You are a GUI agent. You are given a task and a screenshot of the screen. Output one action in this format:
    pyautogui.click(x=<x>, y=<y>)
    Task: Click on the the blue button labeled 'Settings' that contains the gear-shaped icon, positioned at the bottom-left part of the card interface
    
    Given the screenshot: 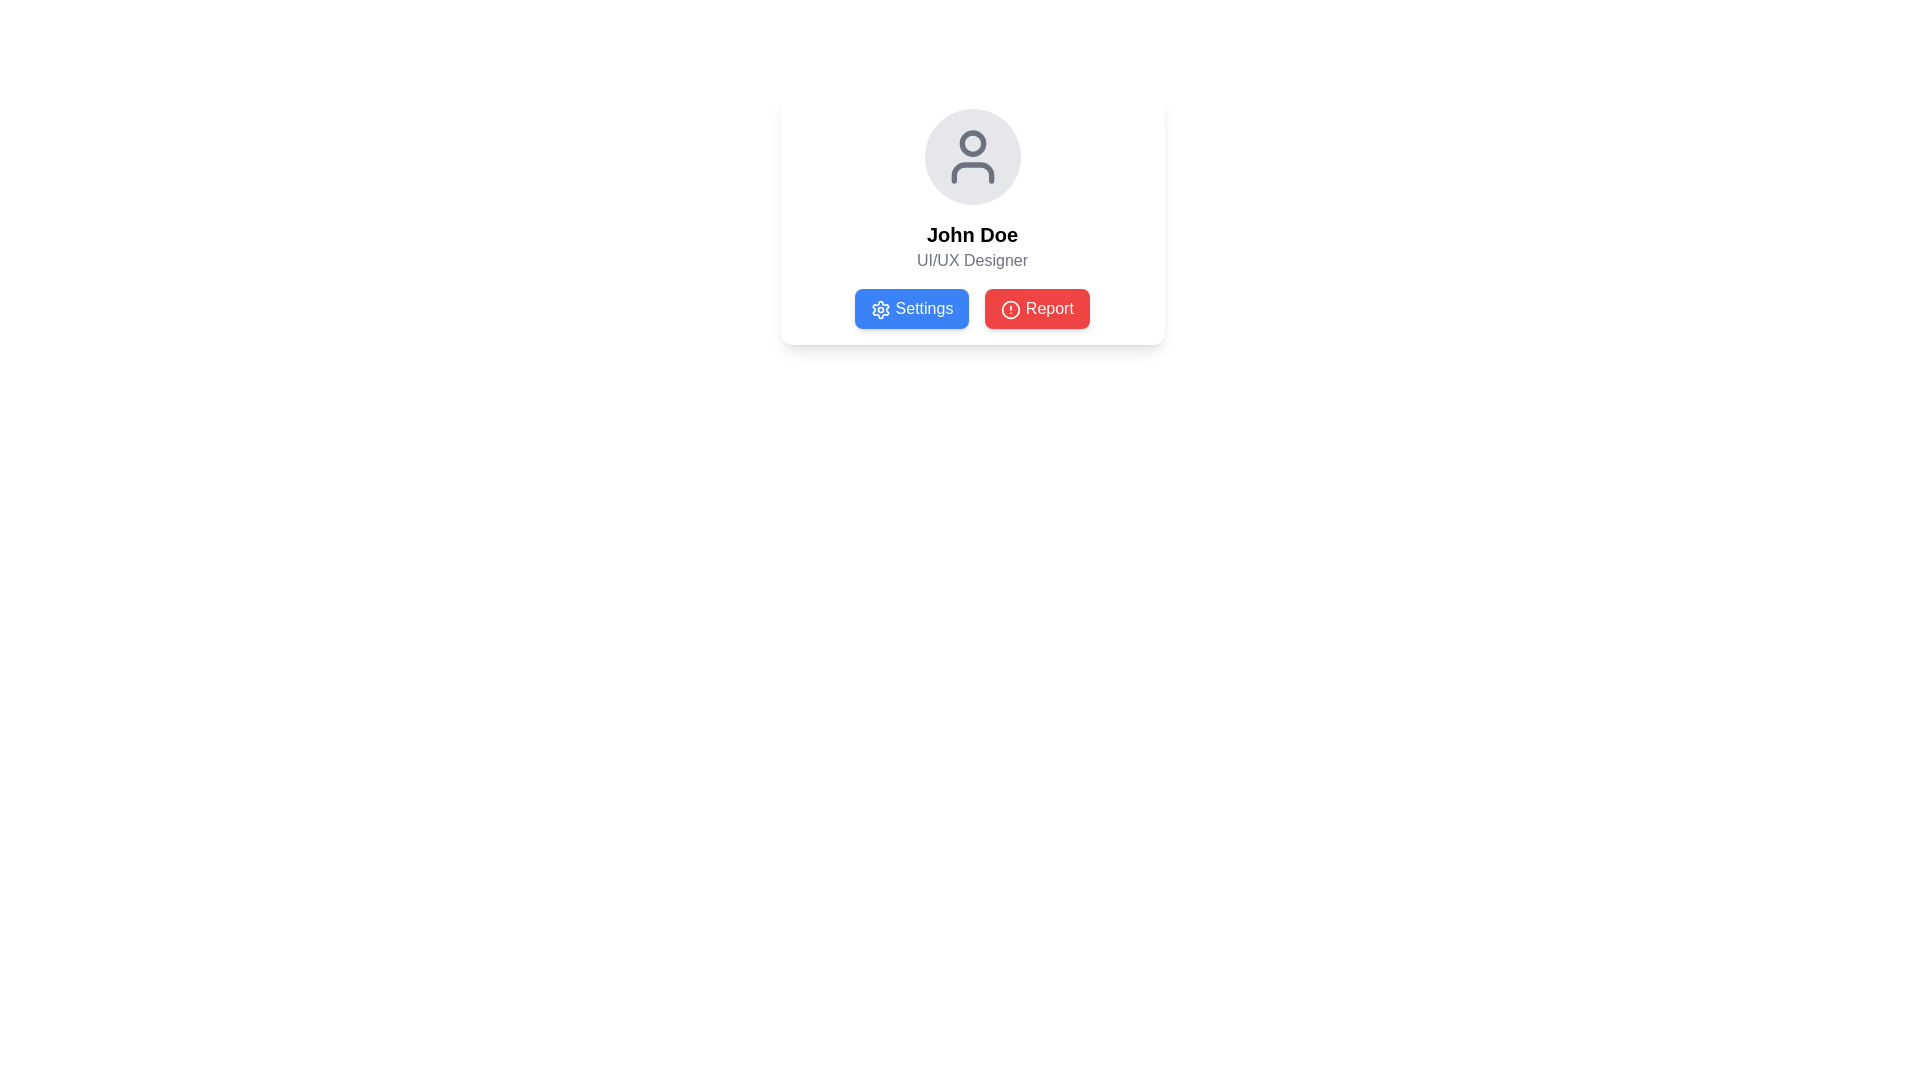 What is the action you would take?
    pyautogui.click(x=880, y=309)
    